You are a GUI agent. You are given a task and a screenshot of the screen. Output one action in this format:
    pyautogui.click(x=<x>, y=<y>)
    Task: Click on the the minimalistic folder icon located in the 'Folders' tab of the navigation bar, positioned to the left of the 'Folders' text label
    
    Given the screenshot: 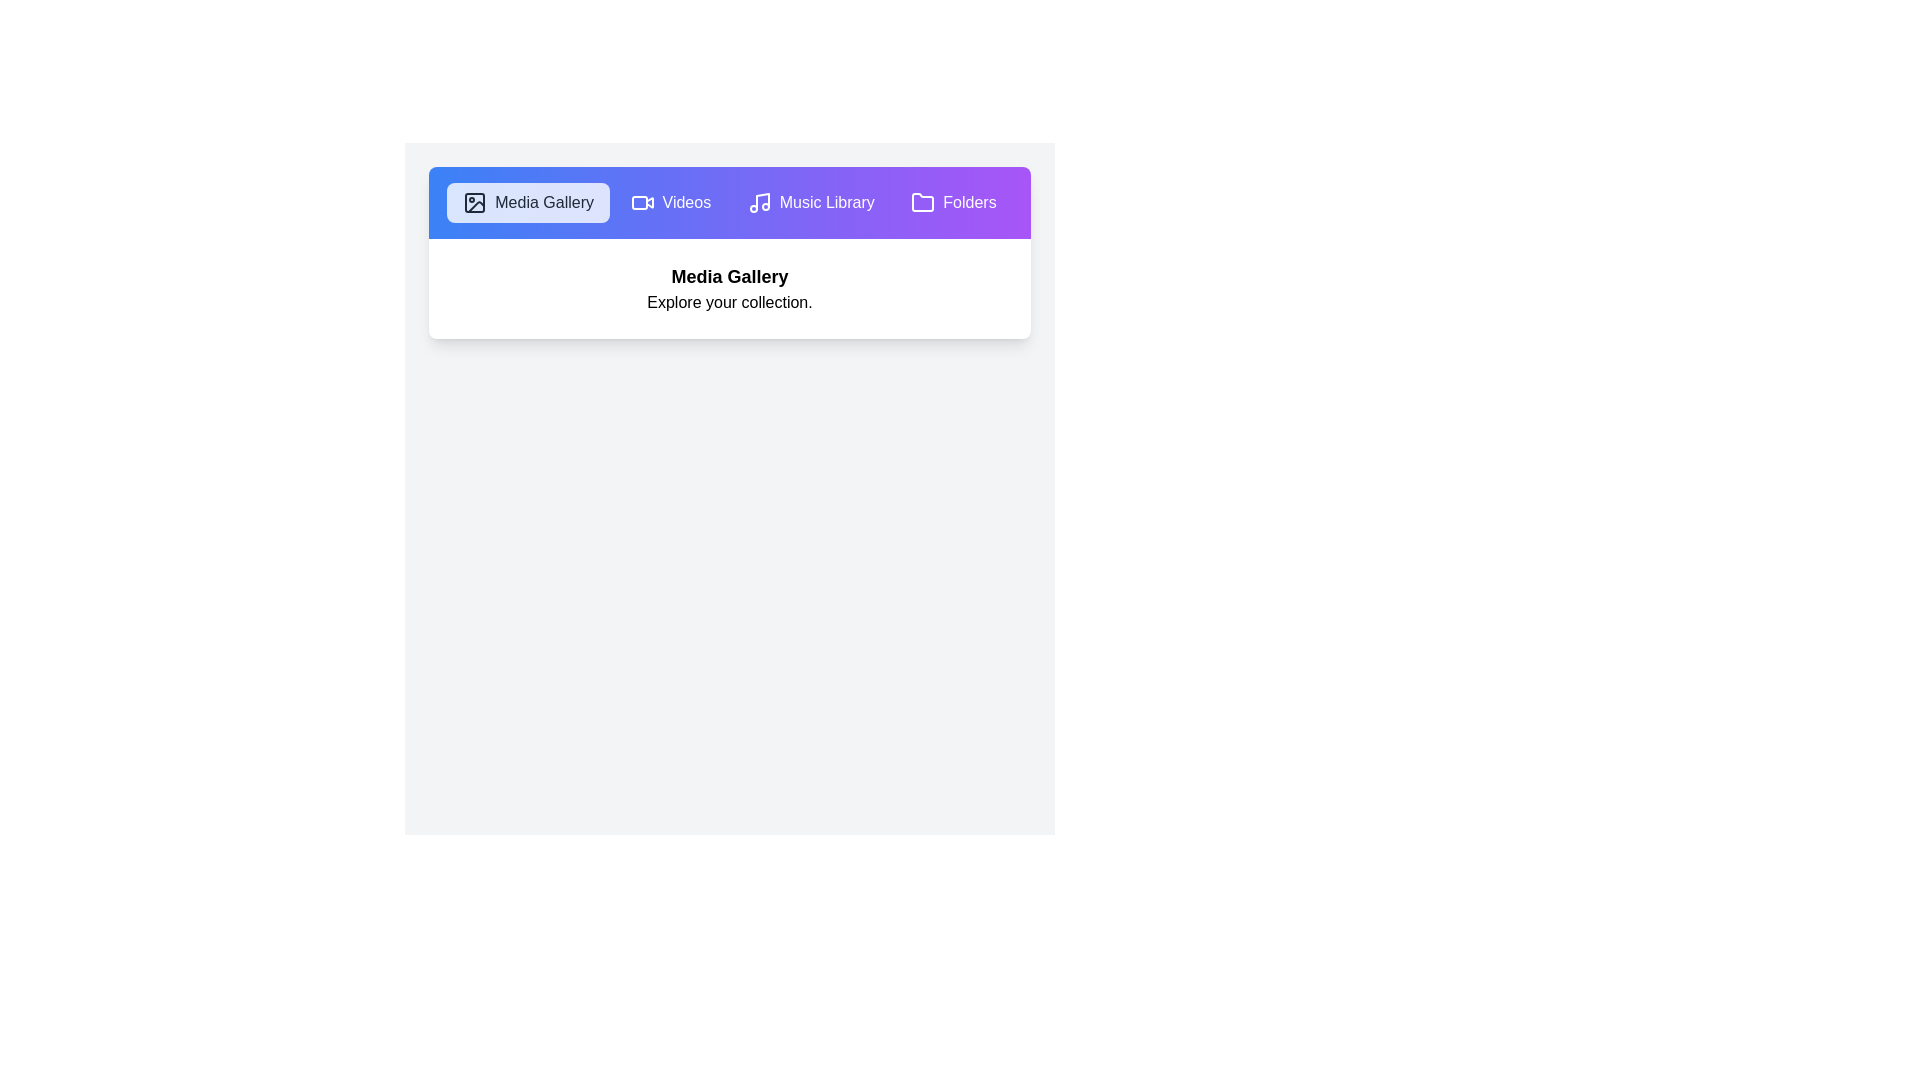 What is the action you would take?
    pyautogui.click(x=922, y=203)
    